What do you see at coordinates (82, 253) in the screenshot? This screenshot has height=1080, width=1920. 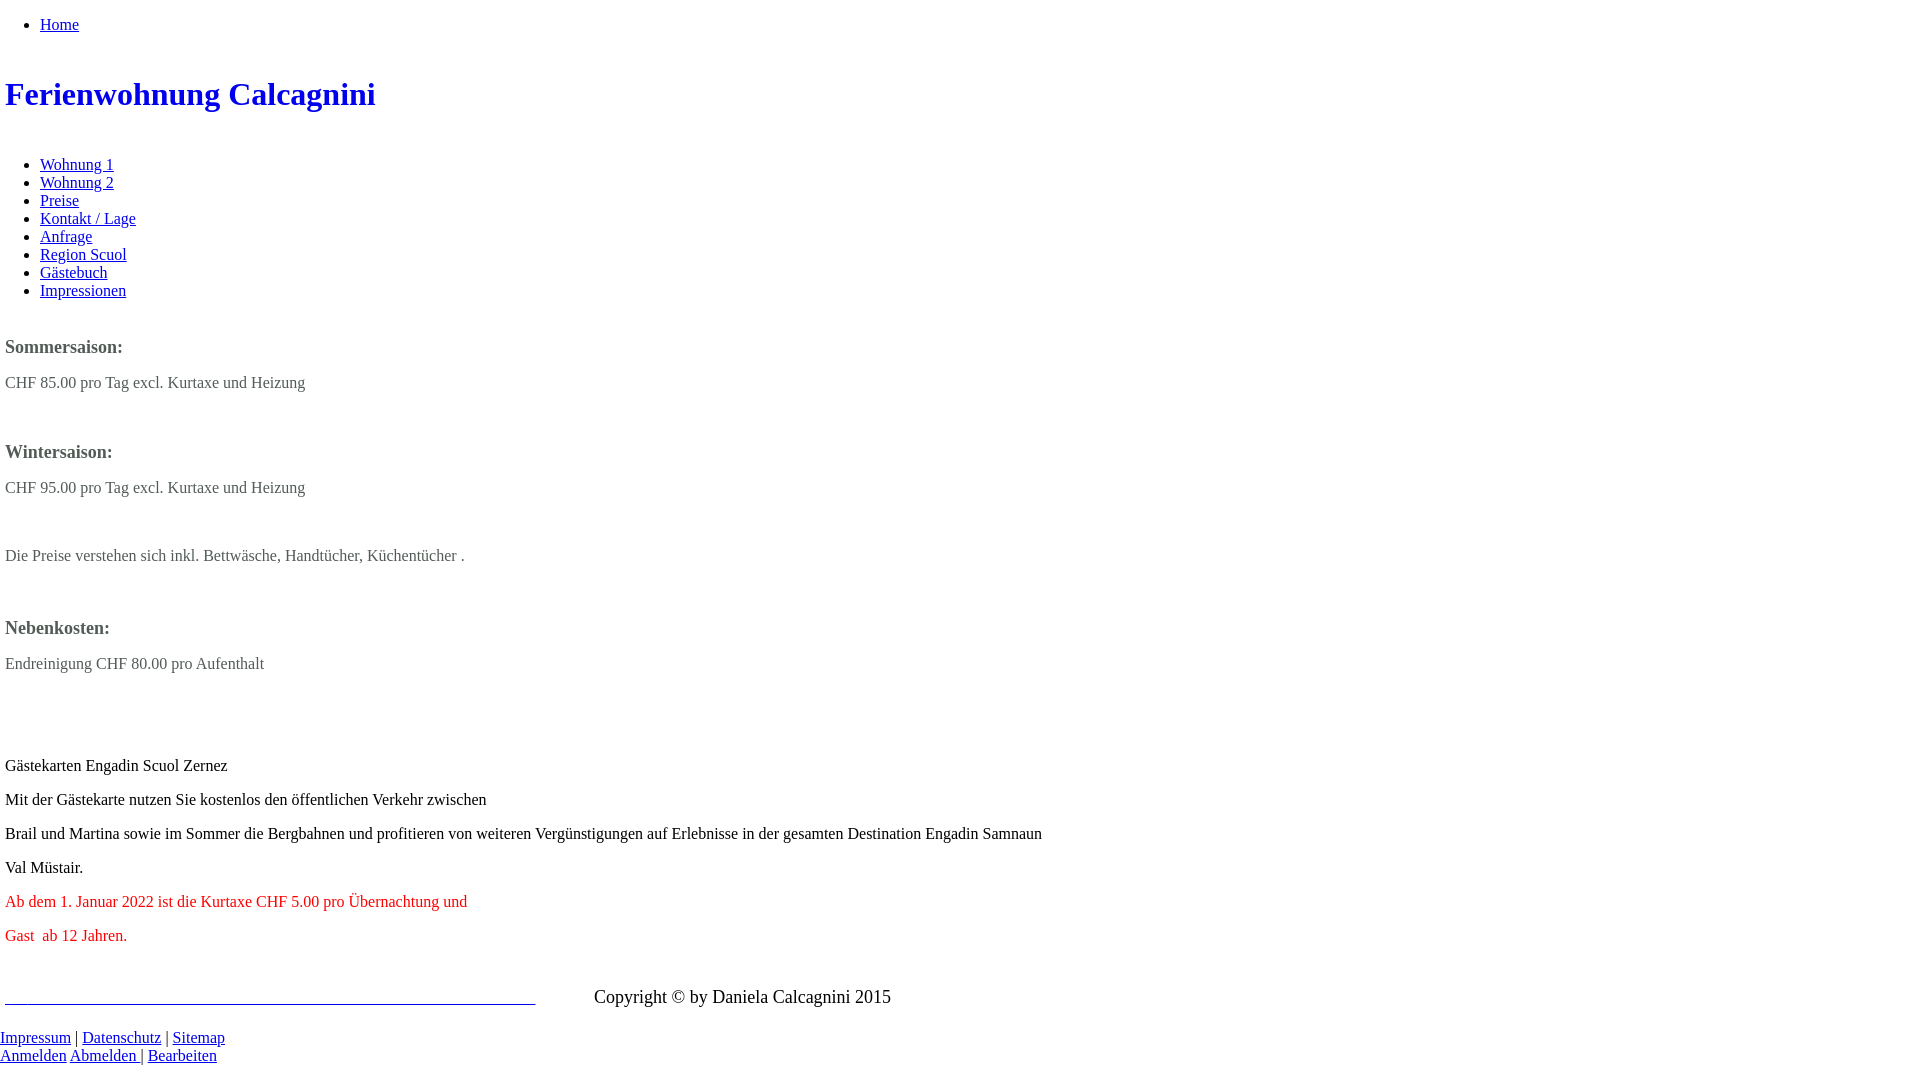 I see `'Region Scuol'` at bounding box center [82, 253].